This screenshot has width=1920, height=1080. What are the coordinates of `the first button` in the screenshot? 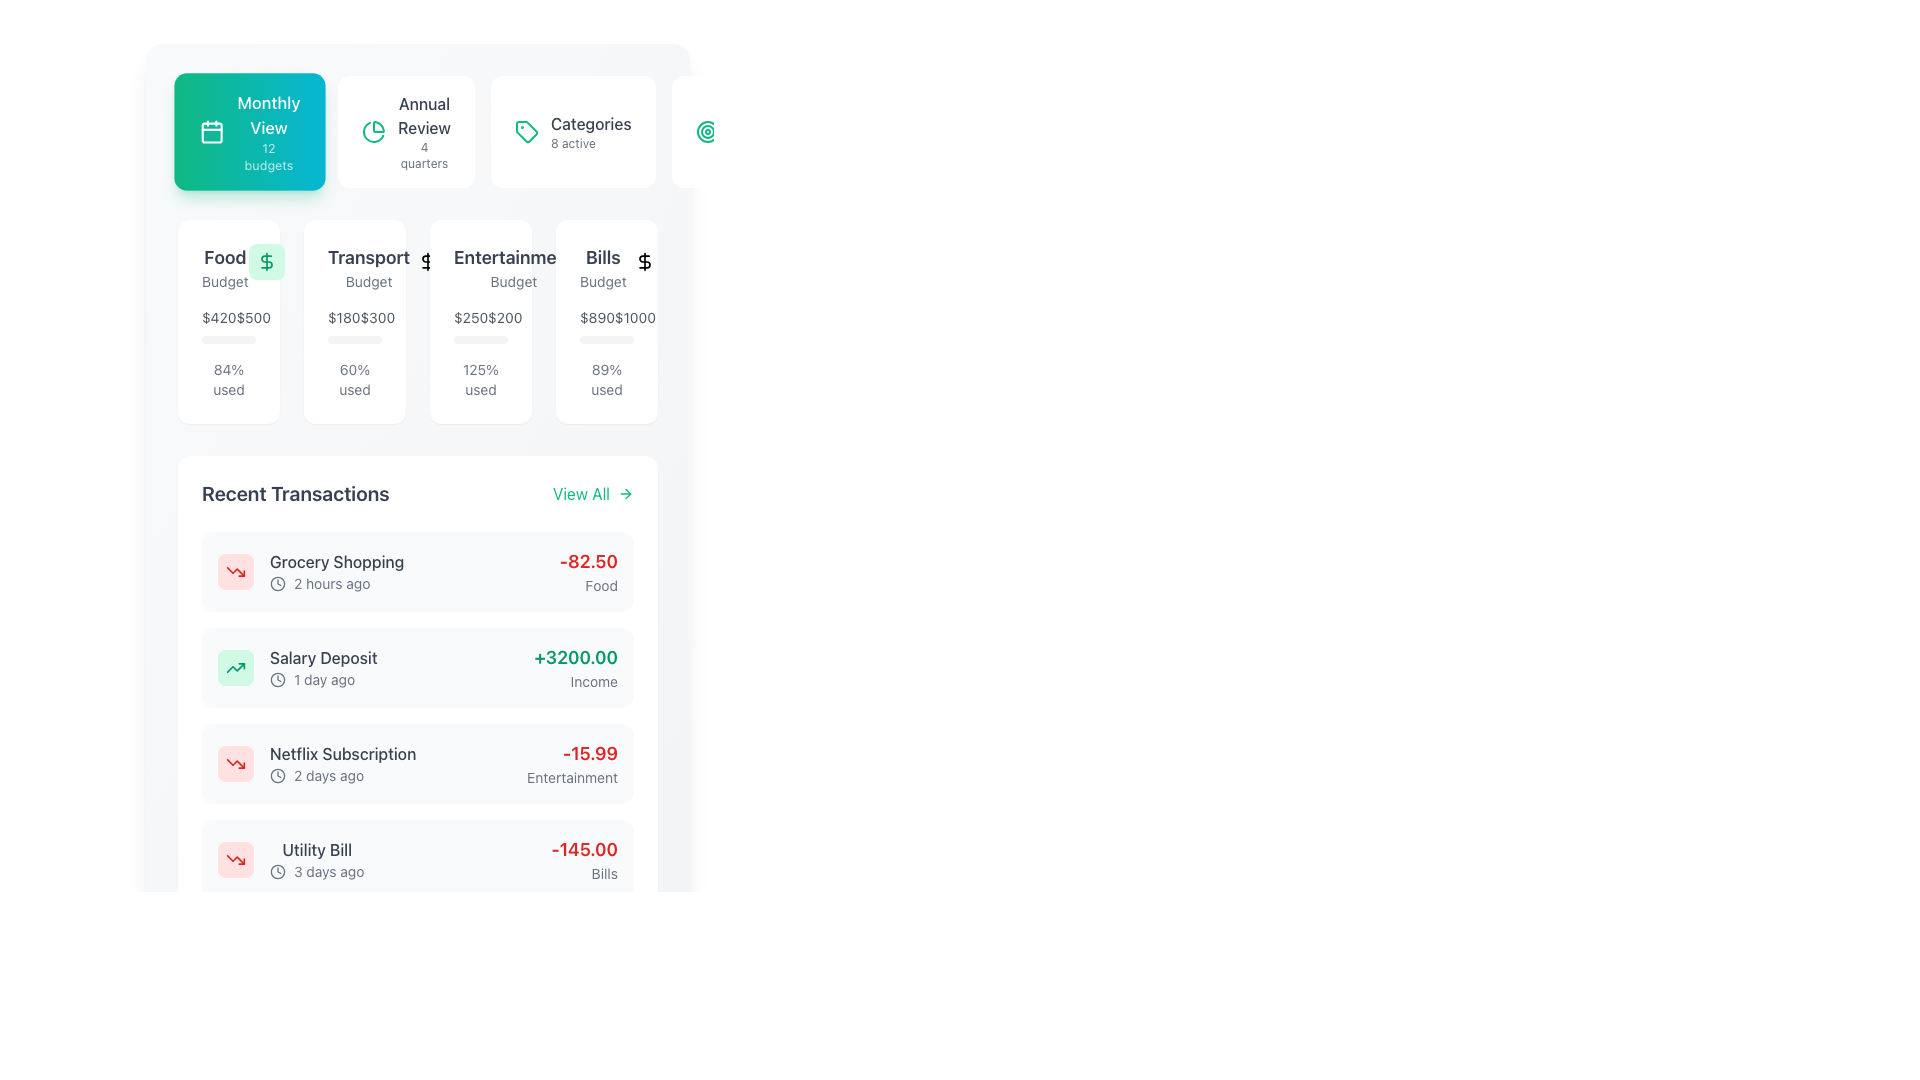 It's located at (248, 131).